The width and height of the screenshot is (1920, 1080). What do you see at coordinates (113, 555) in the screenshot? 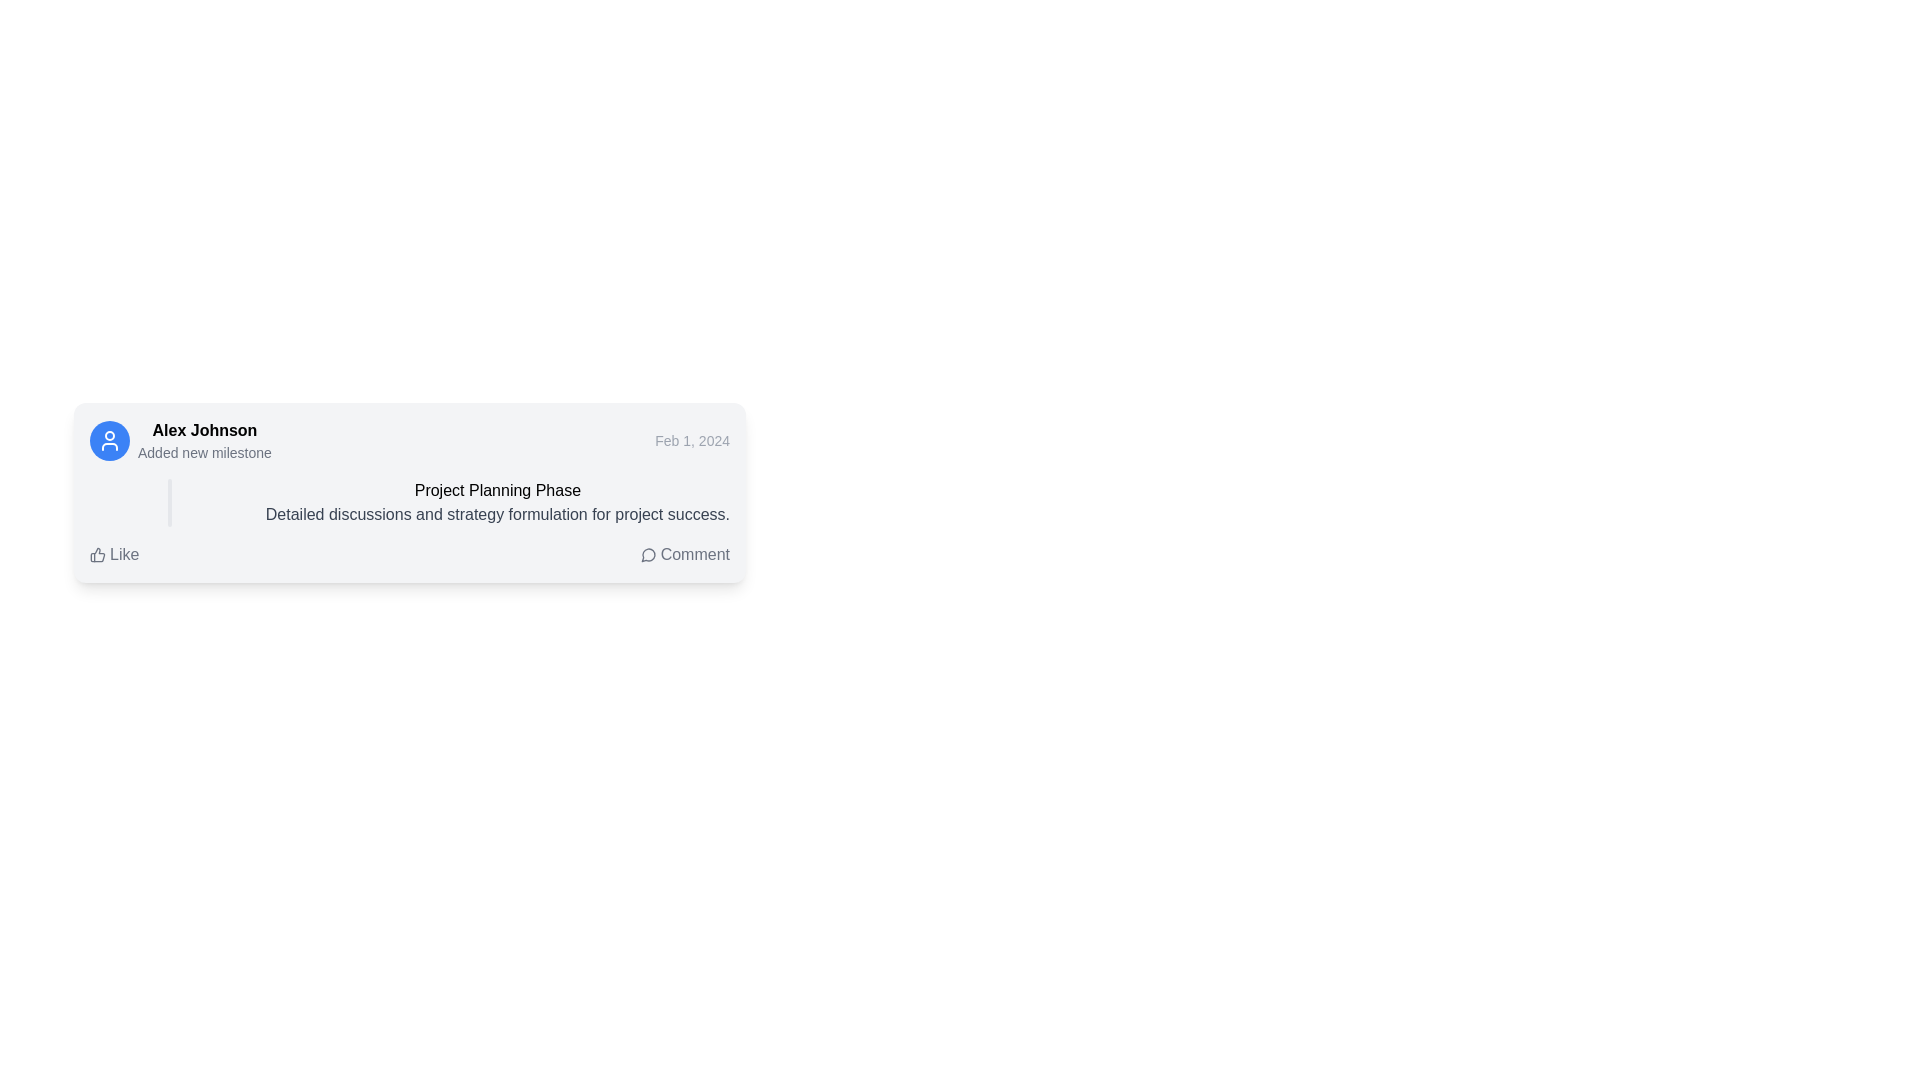
I see `the interactive 'Like' button located in the bottom left section of the card` at bounding box center [113, 555].